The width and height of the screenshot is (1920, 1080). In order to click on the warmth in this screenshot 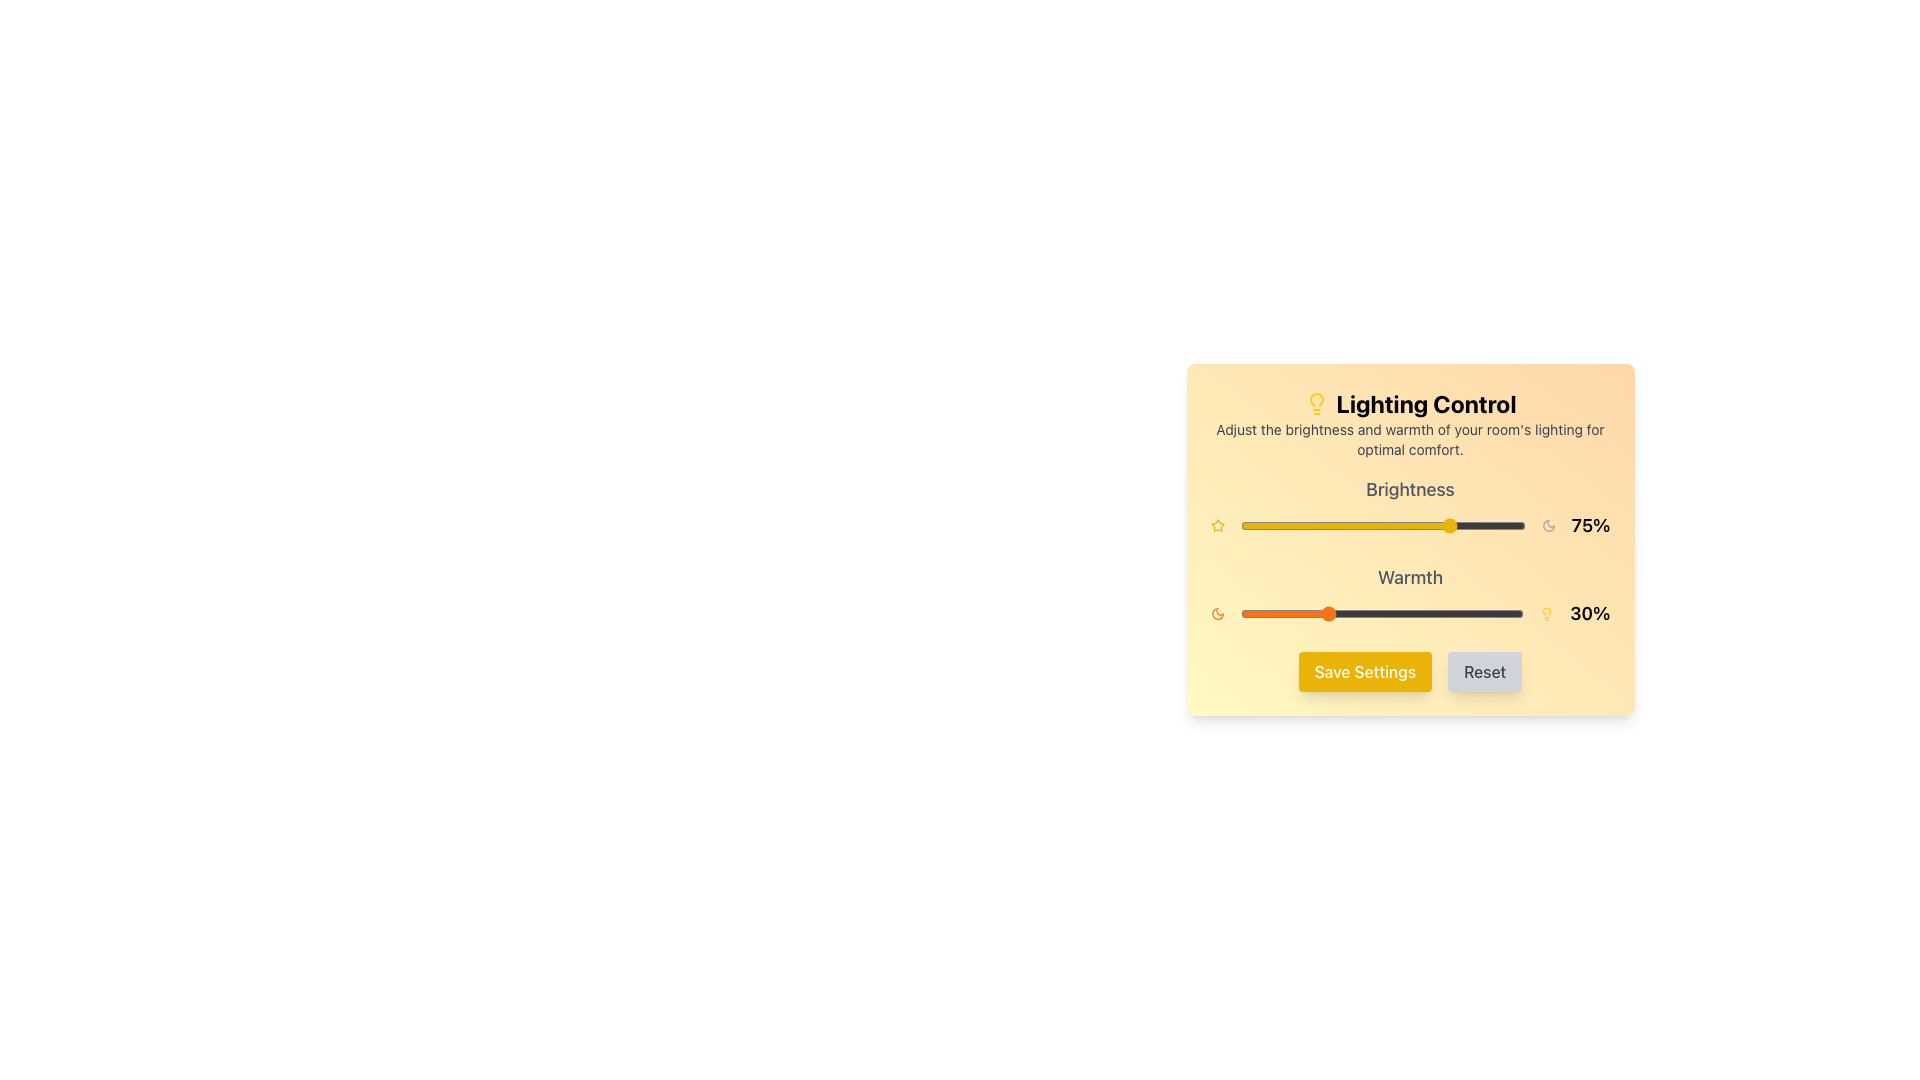, I will do `click(1359, 612)`.